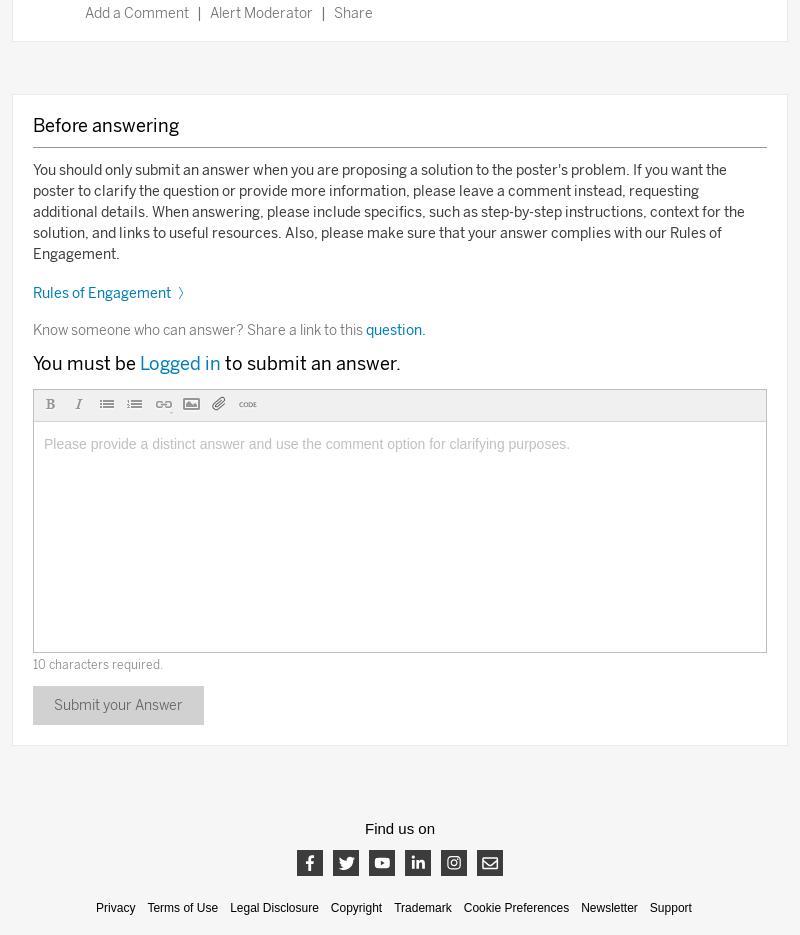  I want to click on 'Newsletter', so click(579, 907).